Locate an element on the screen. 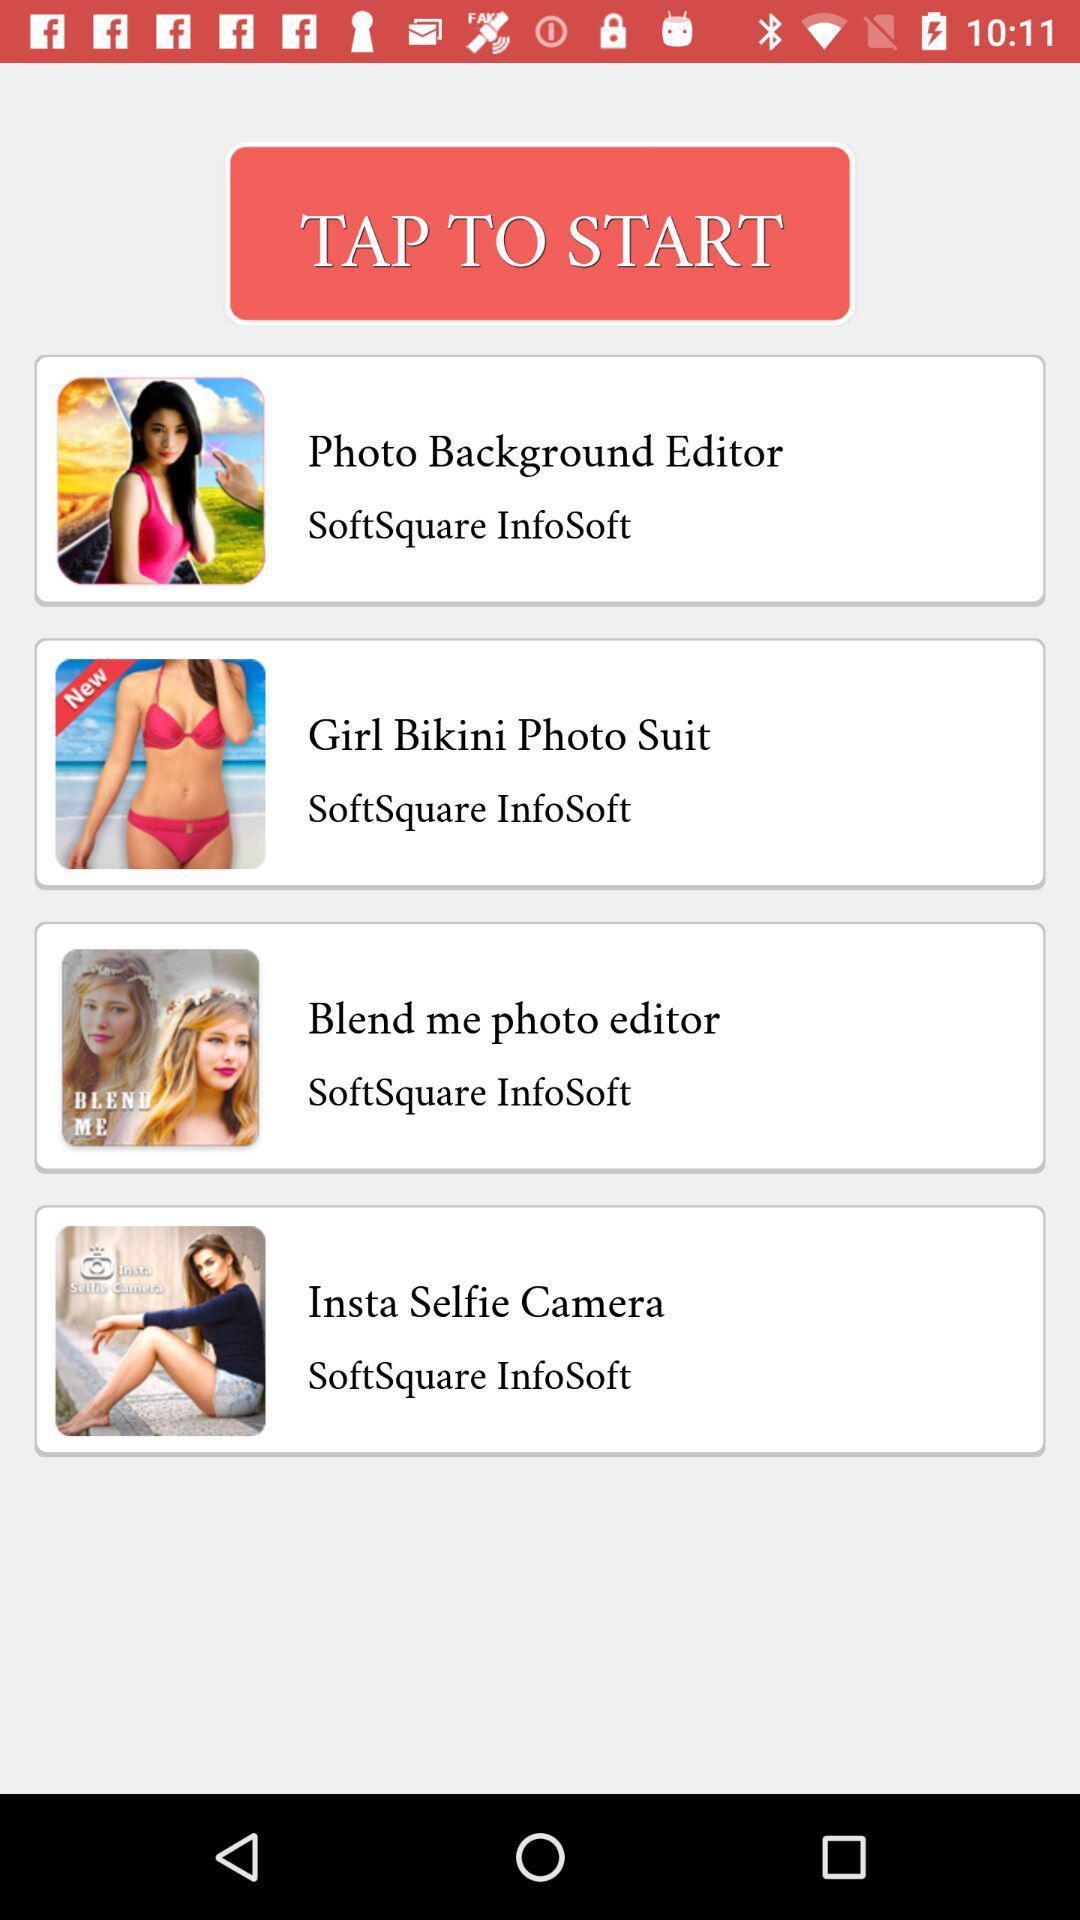 The image size is (1080, 1920). first image from top is located at coordinates (160, 480).